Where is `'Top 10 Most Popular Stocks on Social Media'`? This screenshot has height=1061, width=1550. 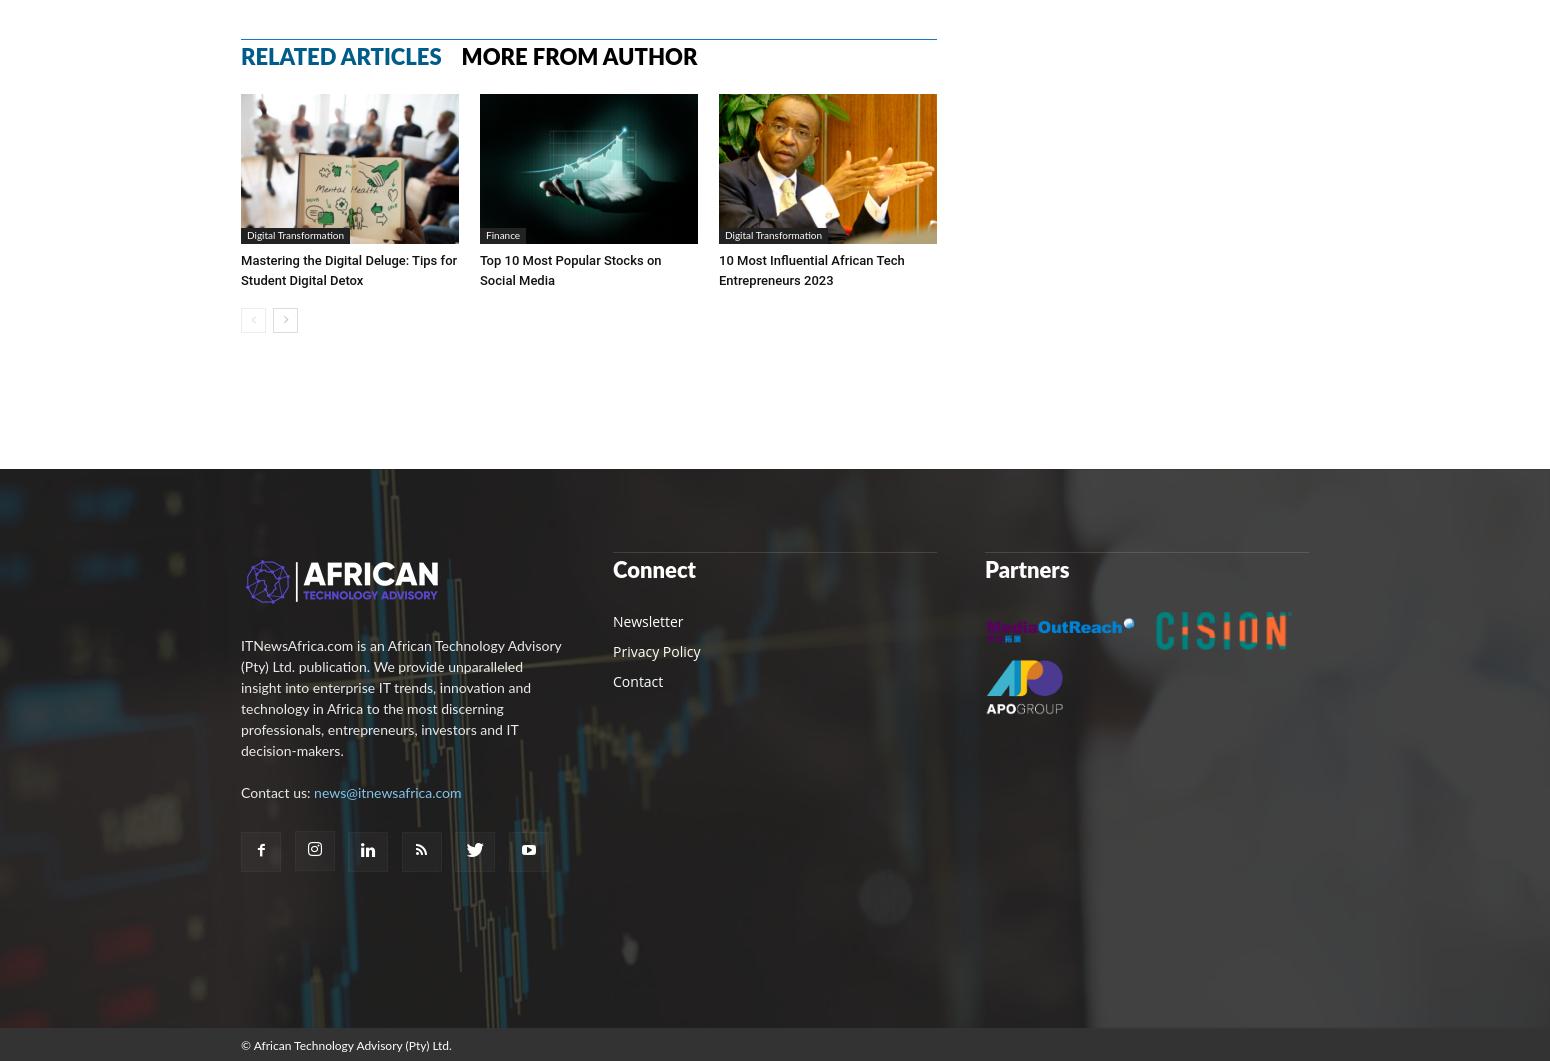 'Top 10 Most Popular Stocks on Social Media' is located at coordinates (570, 268).